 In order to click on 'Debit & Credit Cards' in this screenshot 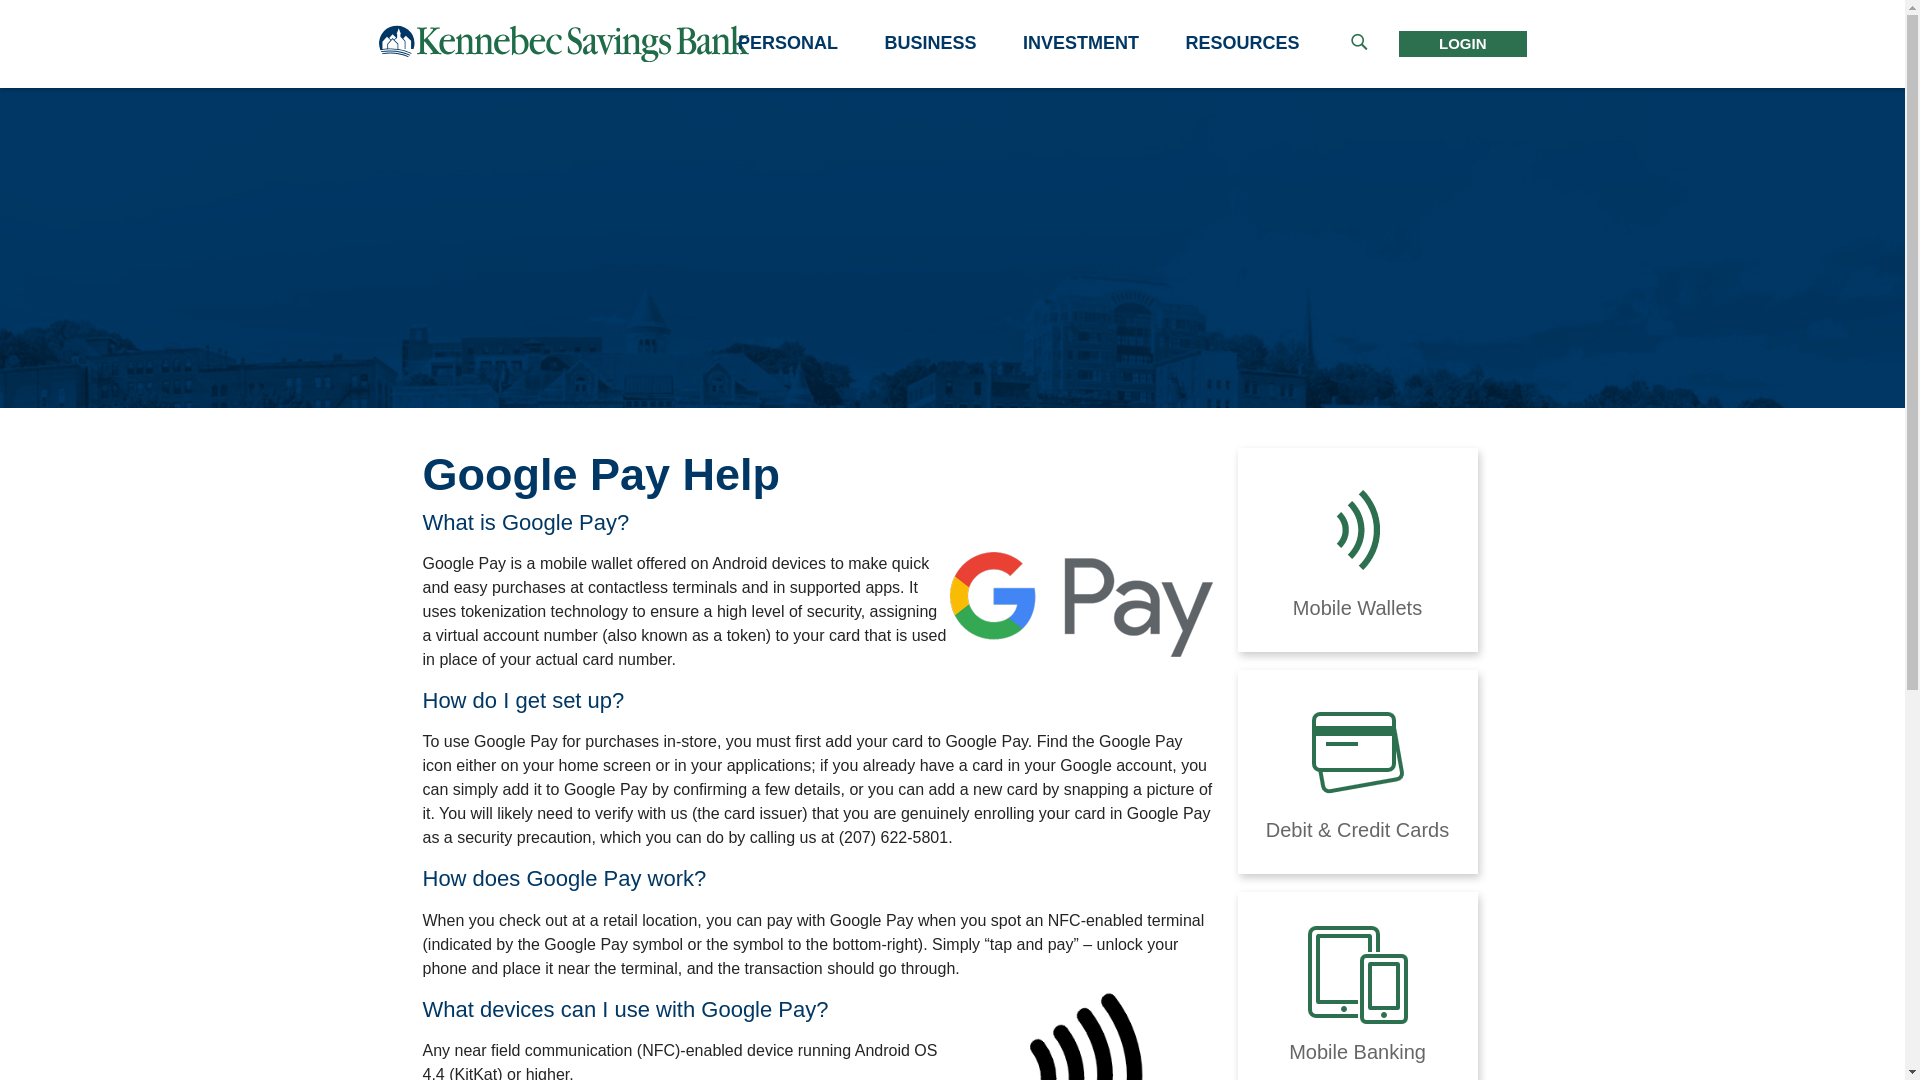, I will do `click(1358, 770)`.